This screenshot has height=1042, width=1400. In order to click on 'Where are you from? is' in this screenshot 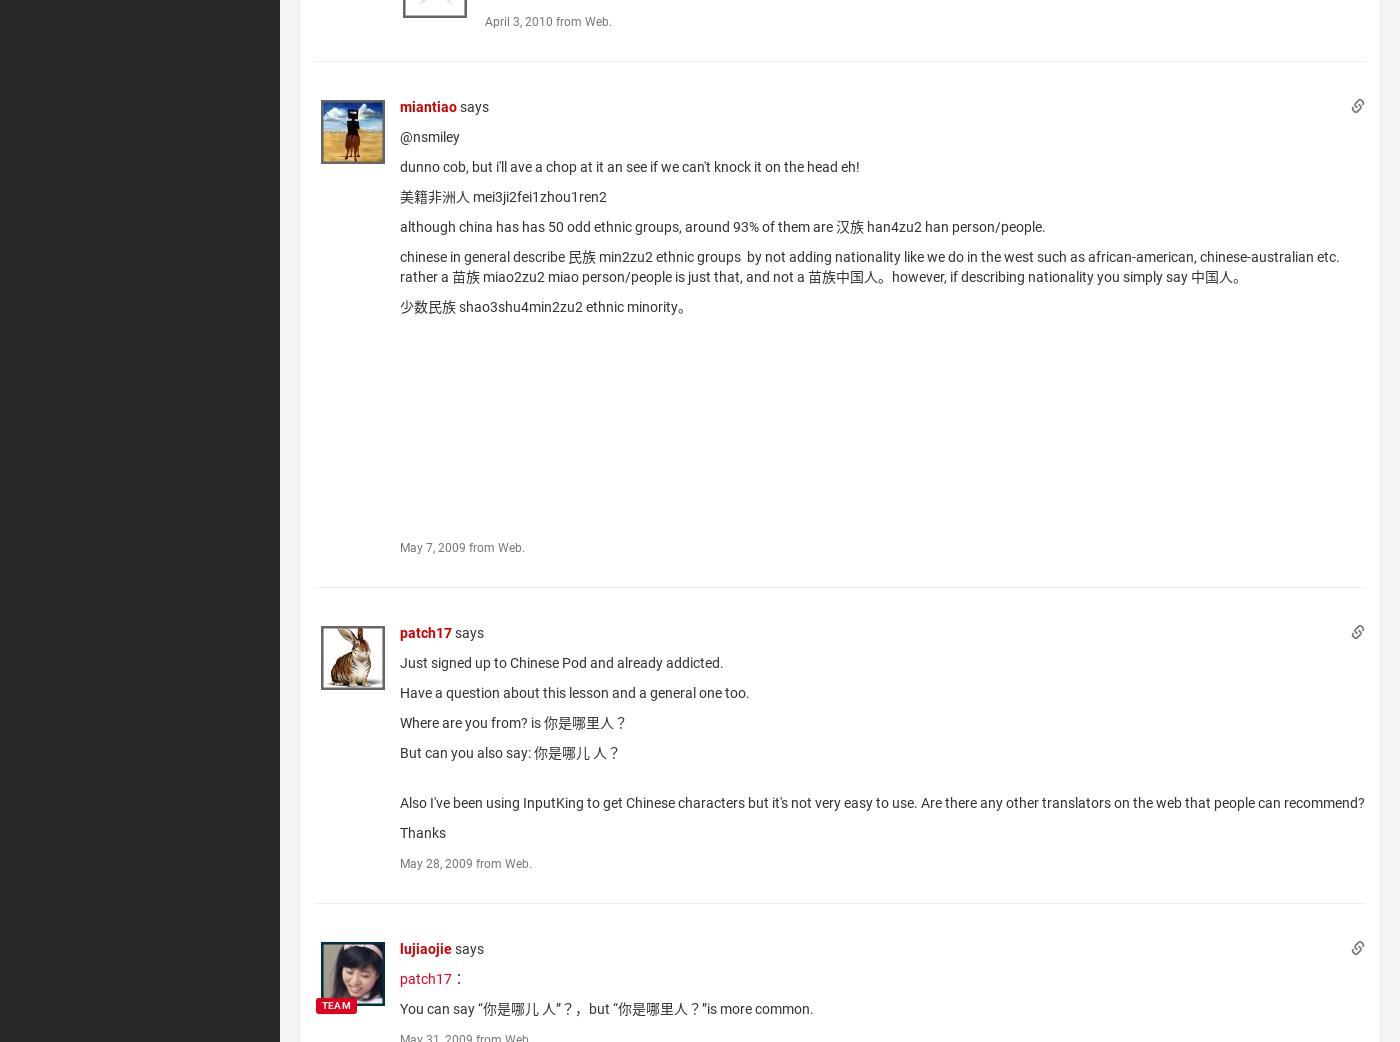, I will do `click(469, 721)`.